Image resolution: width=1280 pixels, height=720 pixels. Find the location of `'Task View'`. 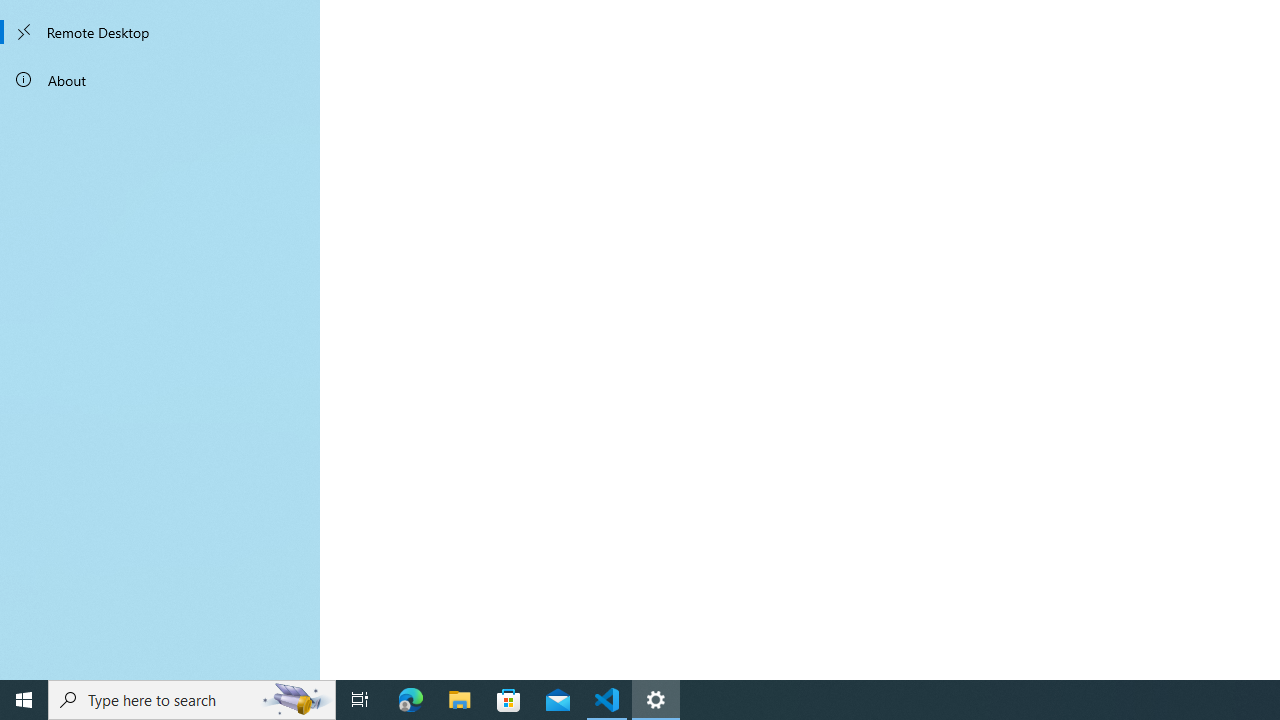

'Task View' is located at coordinates (359, 698).